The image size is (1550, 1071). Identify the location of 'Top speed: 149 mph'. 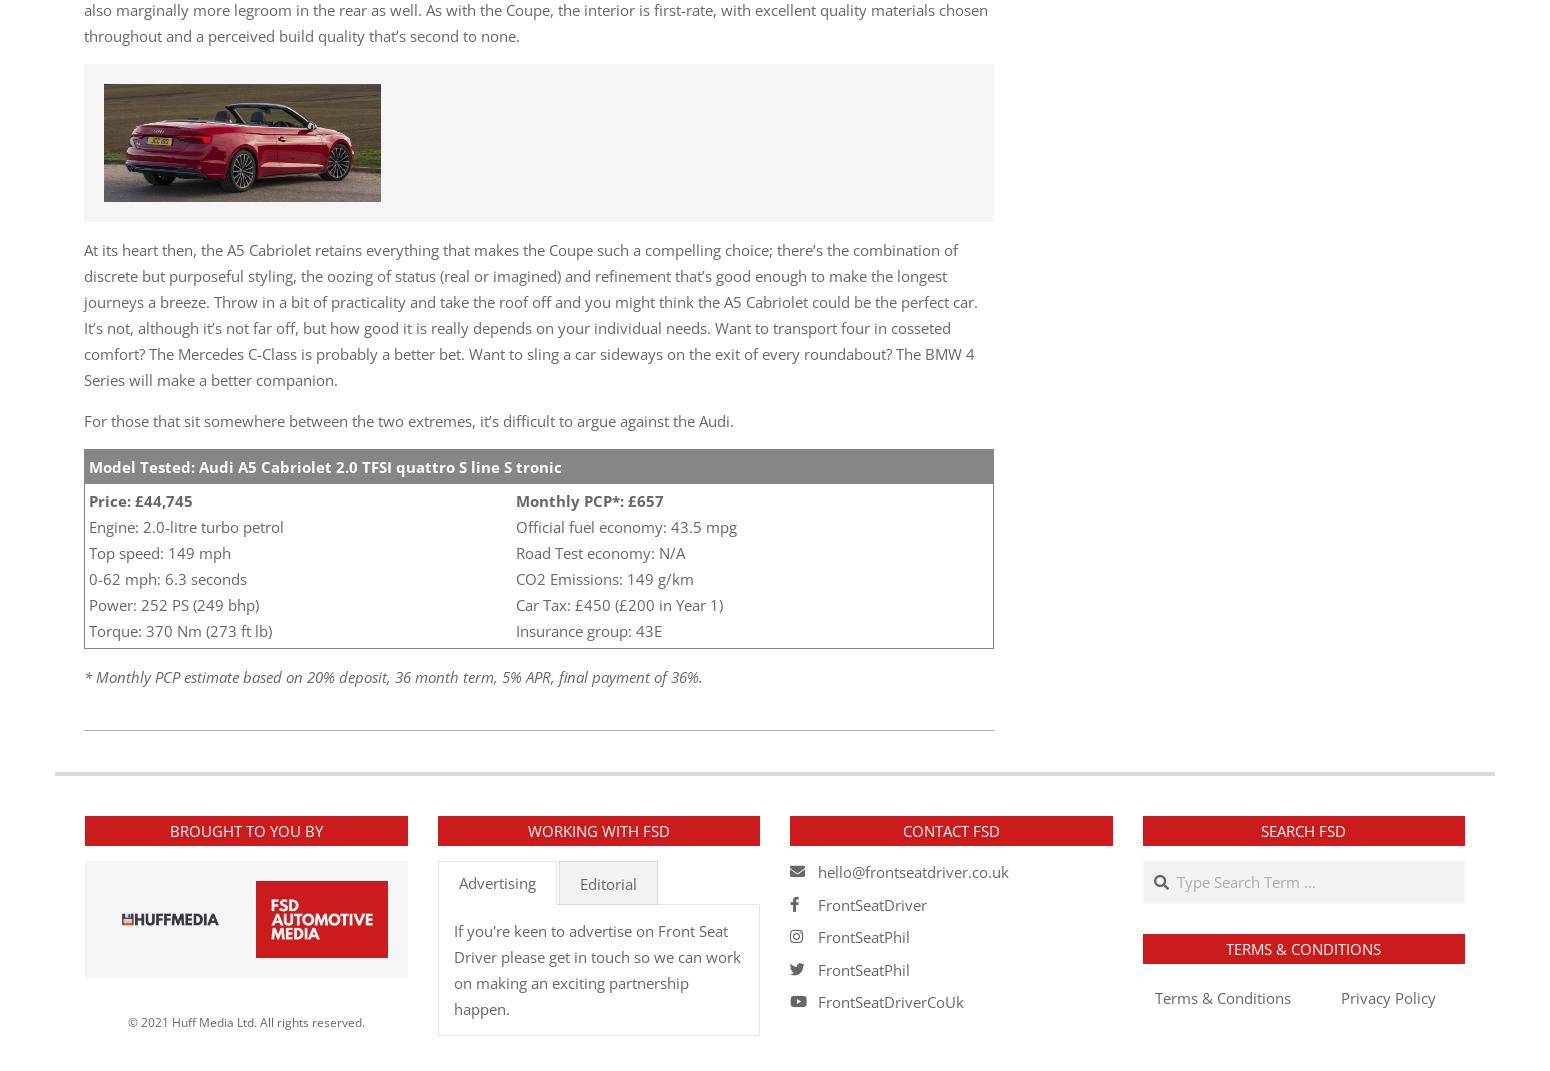
(158, 552).